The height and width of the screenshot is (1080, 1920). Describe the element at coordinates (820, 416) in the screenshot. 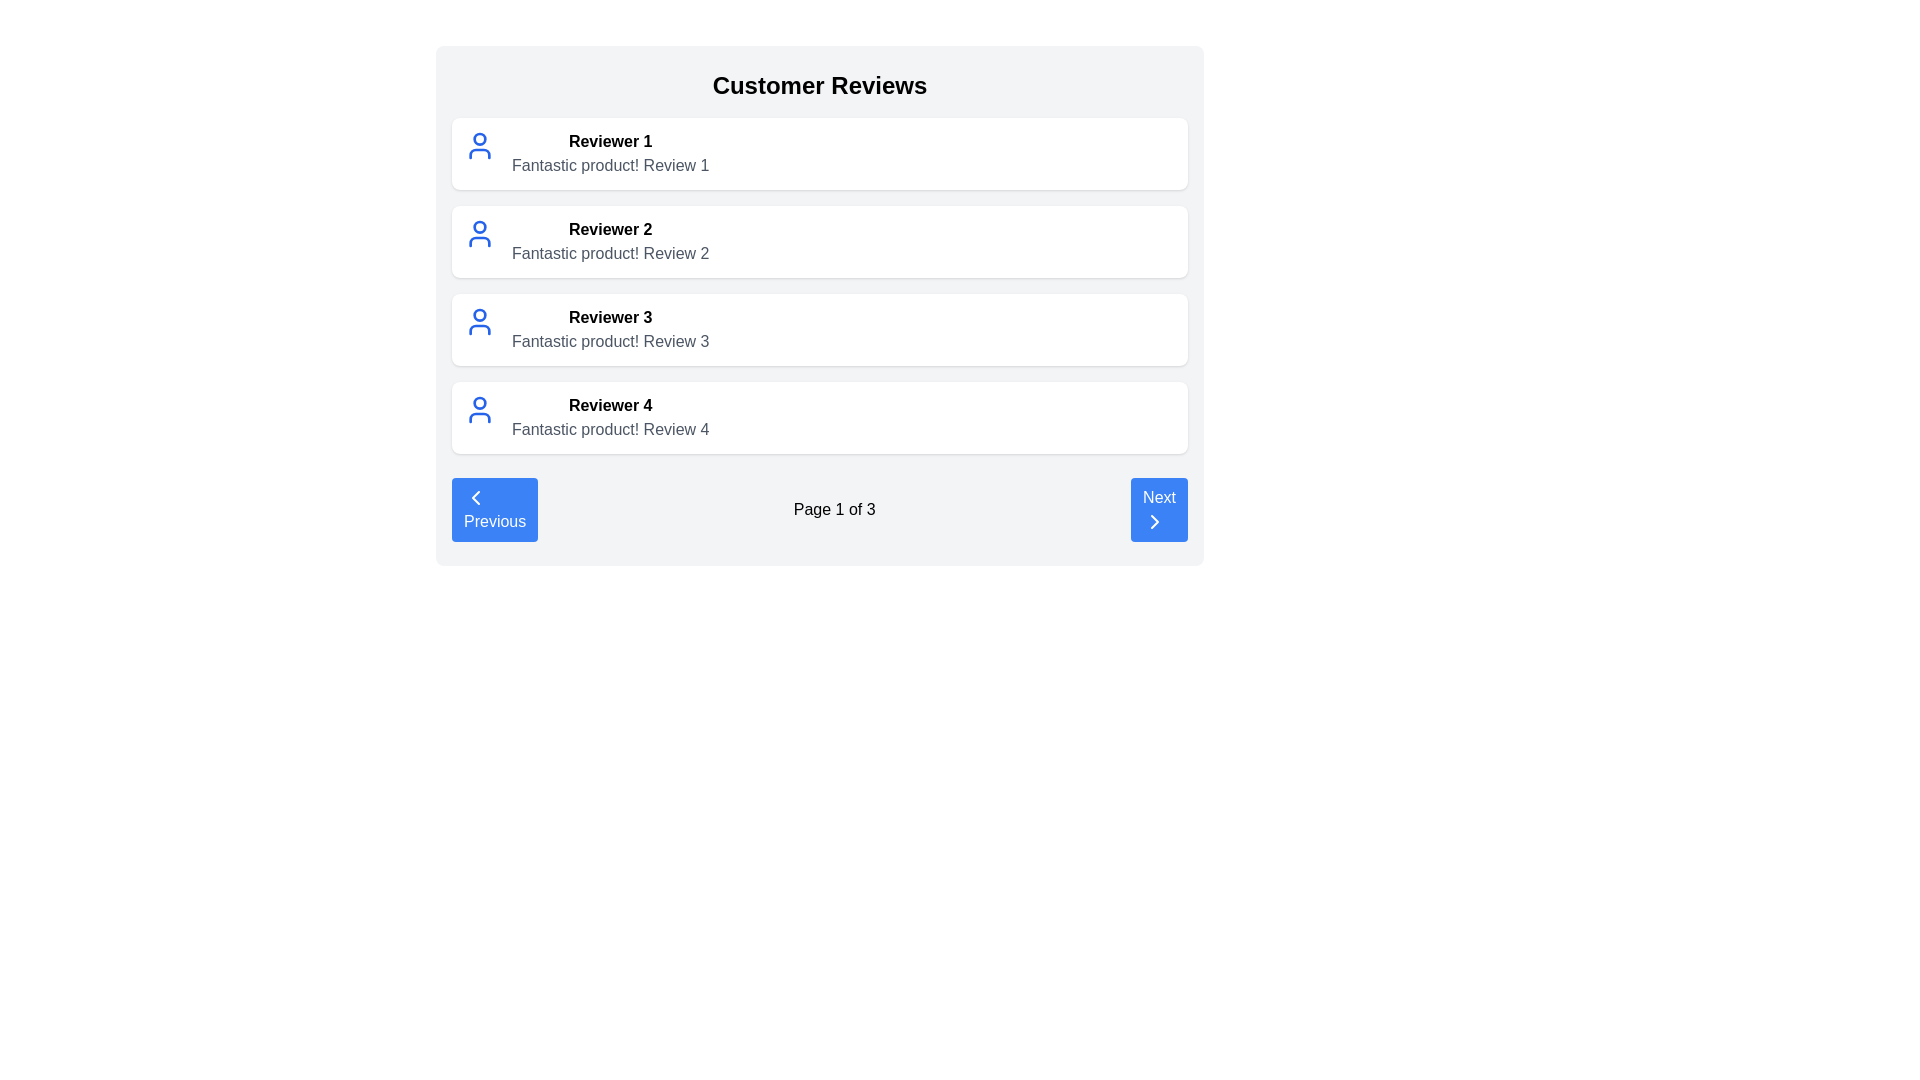

I see `the fourth review card` at that location.